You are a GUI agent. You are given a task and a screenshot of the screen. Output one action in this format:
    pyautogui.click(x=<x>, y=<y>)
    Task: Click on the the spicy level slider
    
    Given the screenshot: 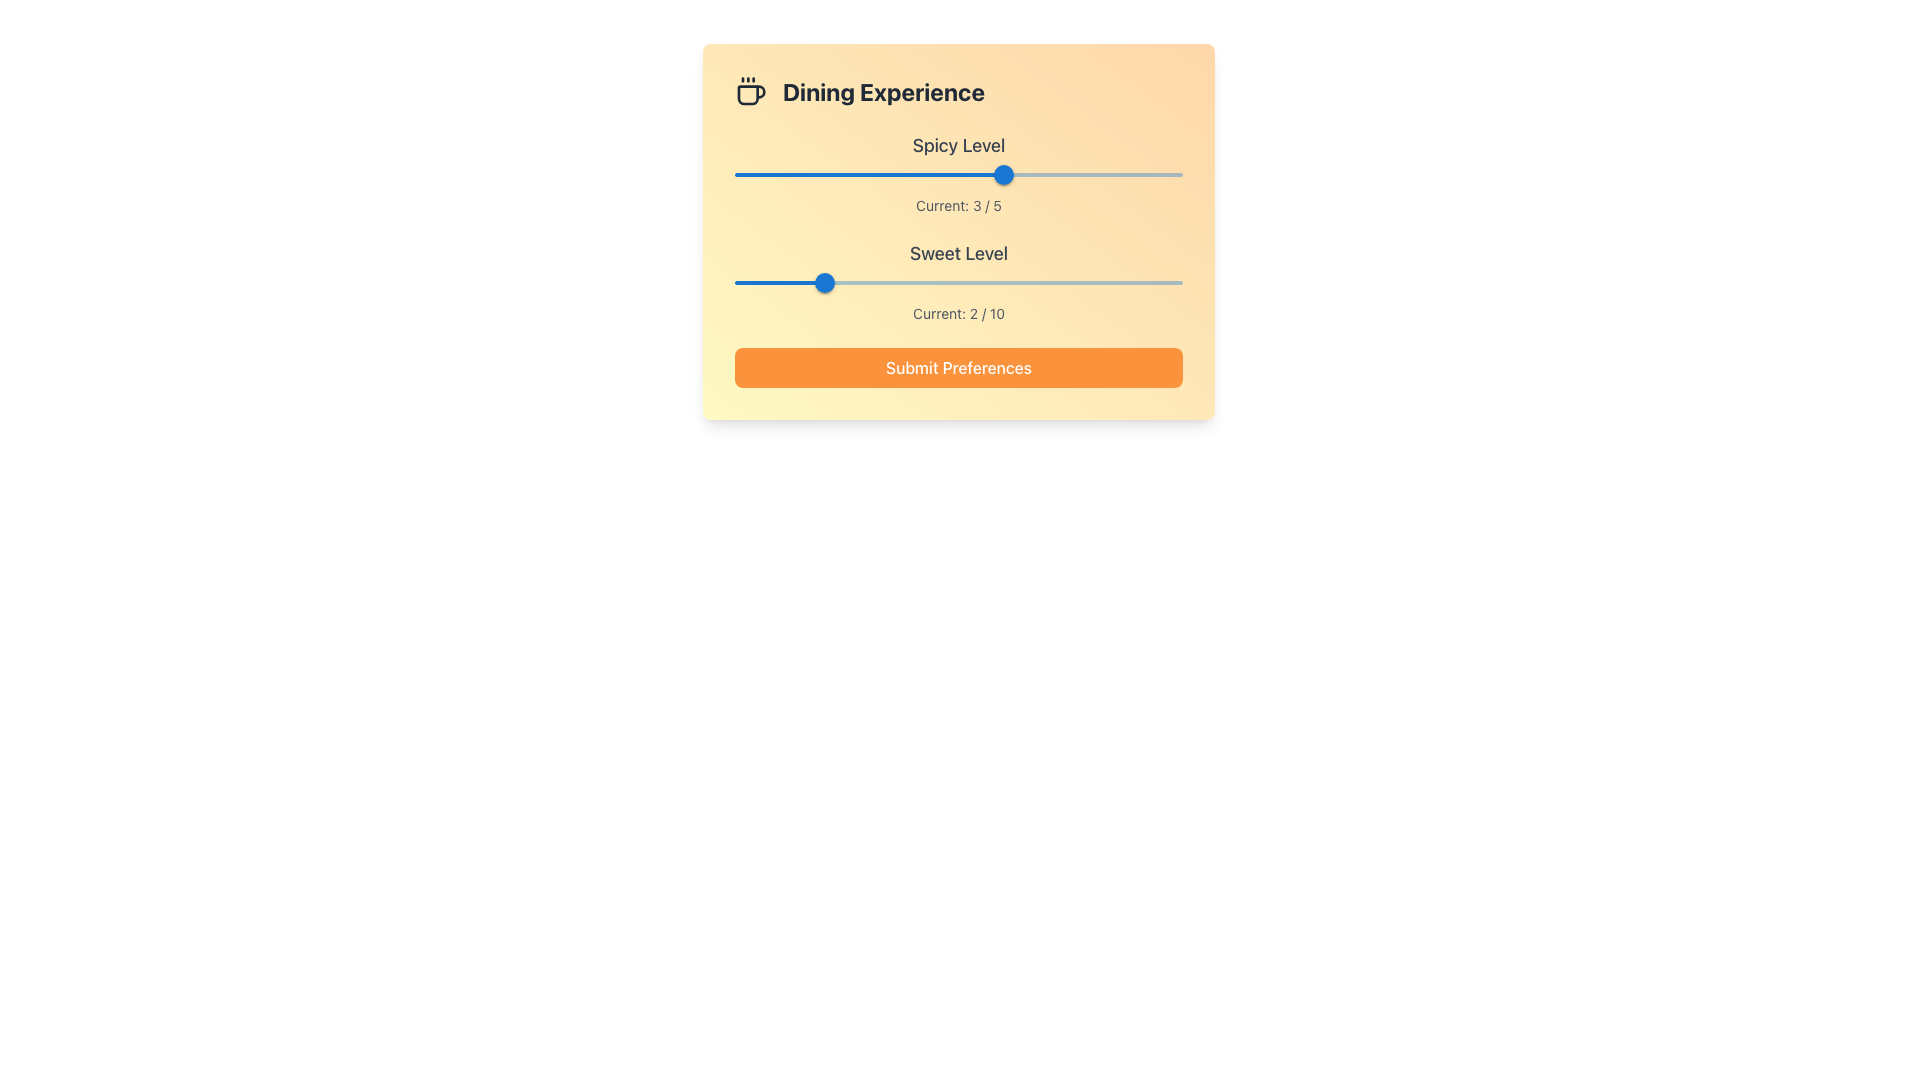 What is the action you would take?
    pyautogui.click(x=879, y=173)
    